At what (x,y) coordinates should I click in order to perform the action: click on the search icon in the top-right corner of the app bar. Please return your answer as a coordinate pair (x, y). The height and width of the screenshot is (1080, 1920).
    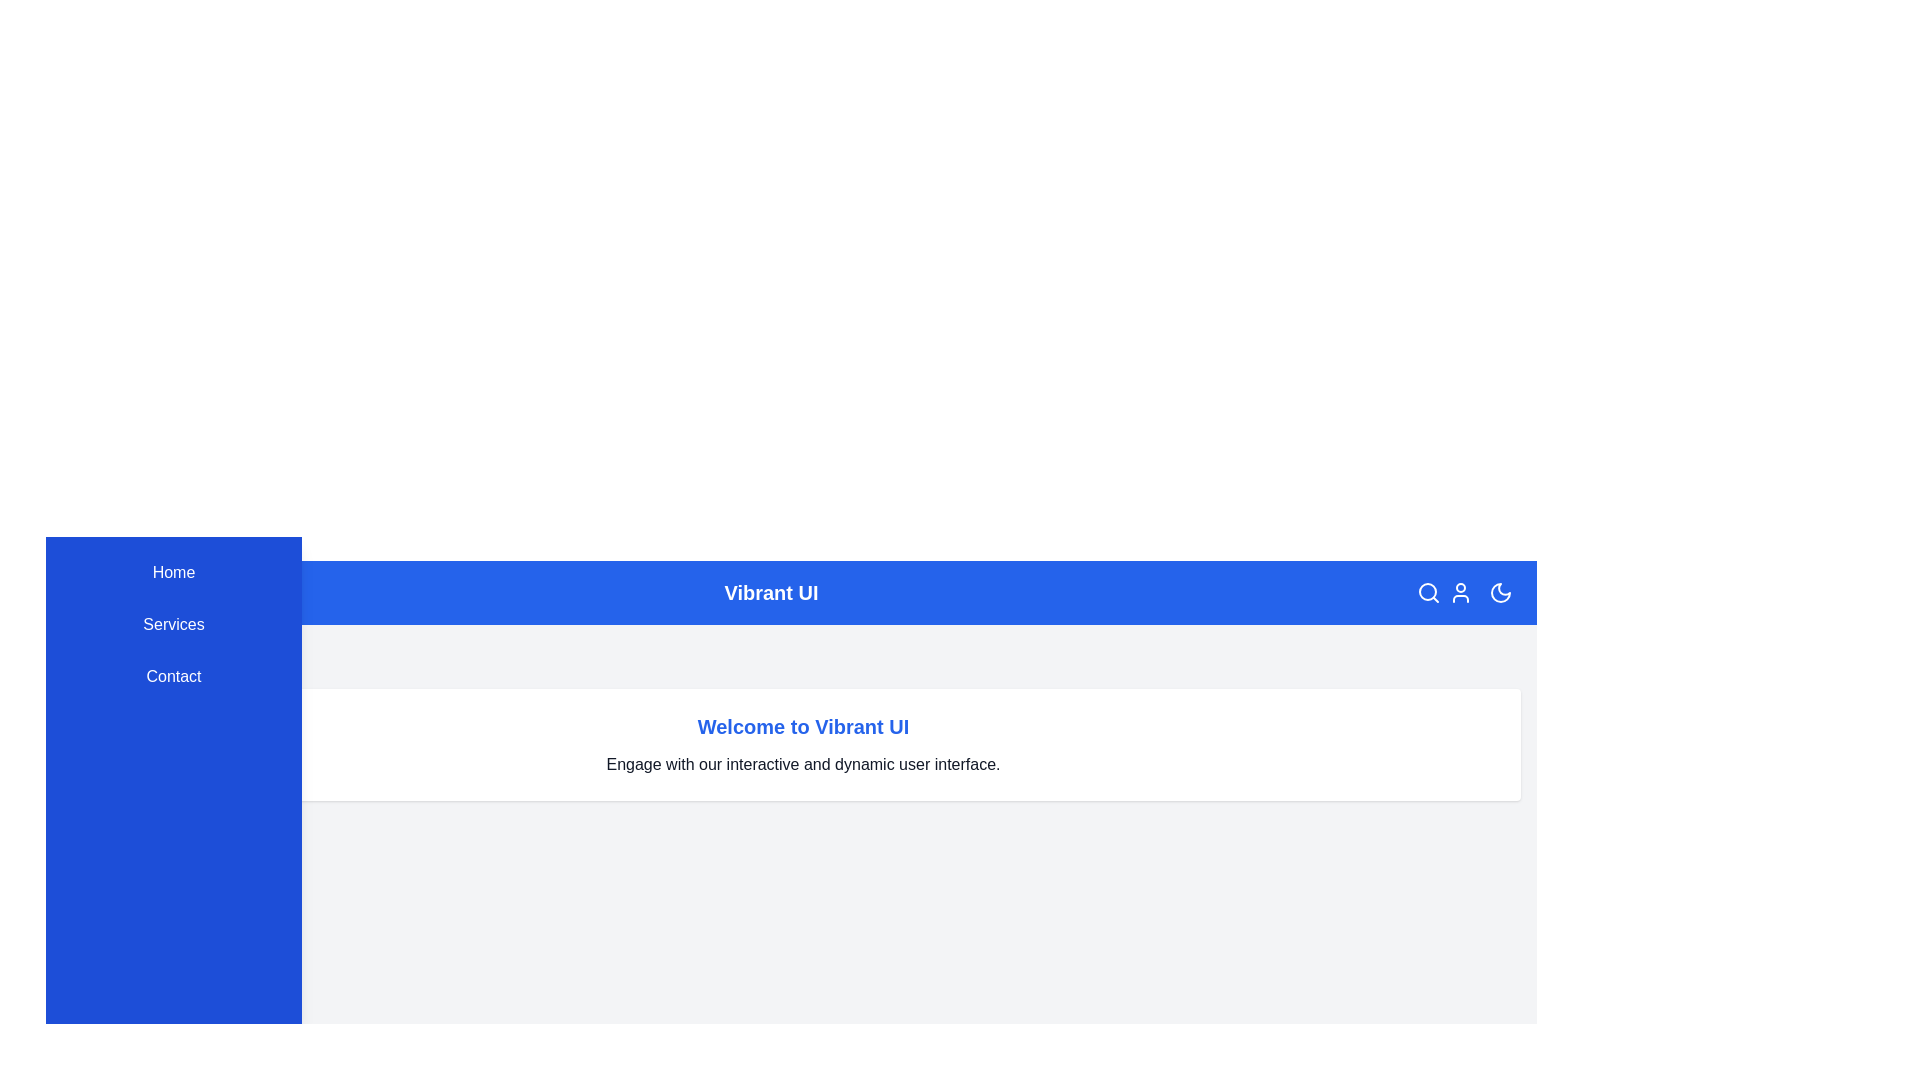
    Looking at the image, I should click on (1428, 592).